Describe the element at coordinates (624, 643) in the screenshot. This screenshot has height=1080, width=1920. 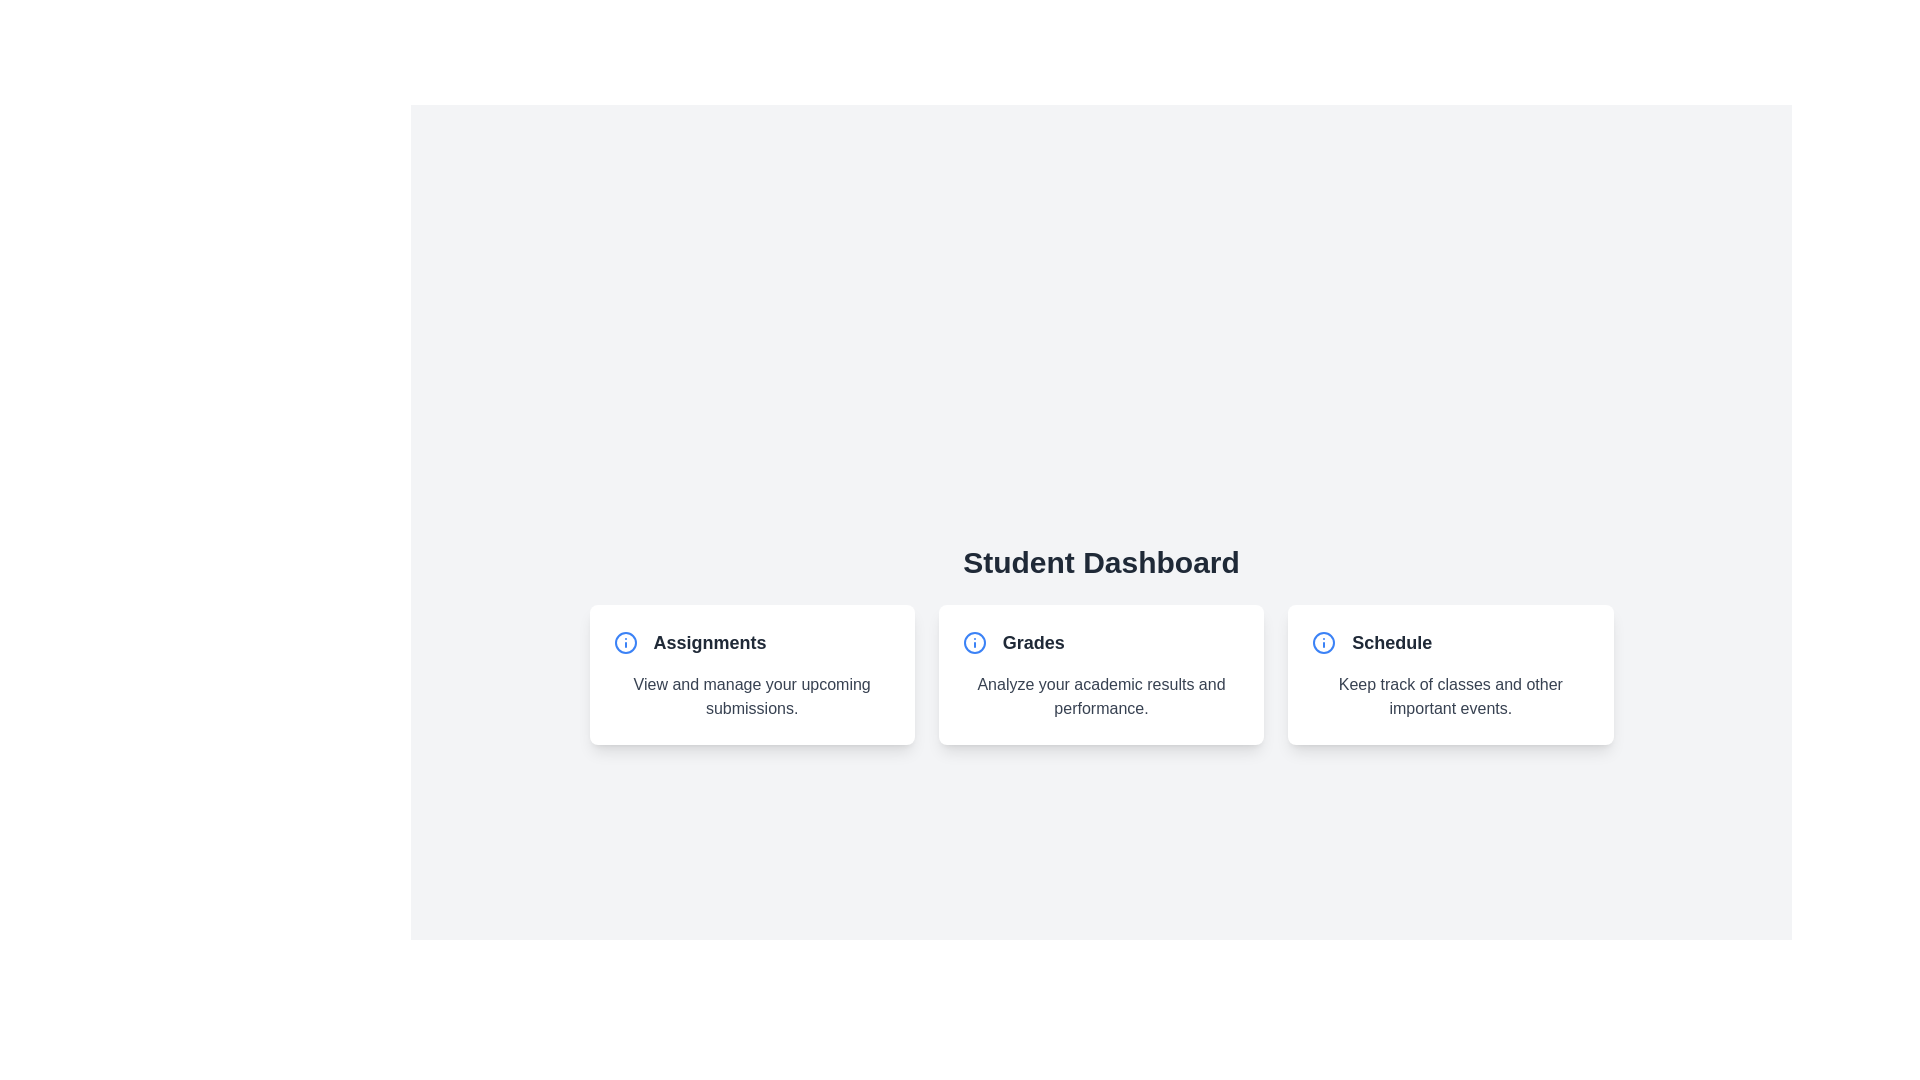
I see `the informational indicator icon` at that location.